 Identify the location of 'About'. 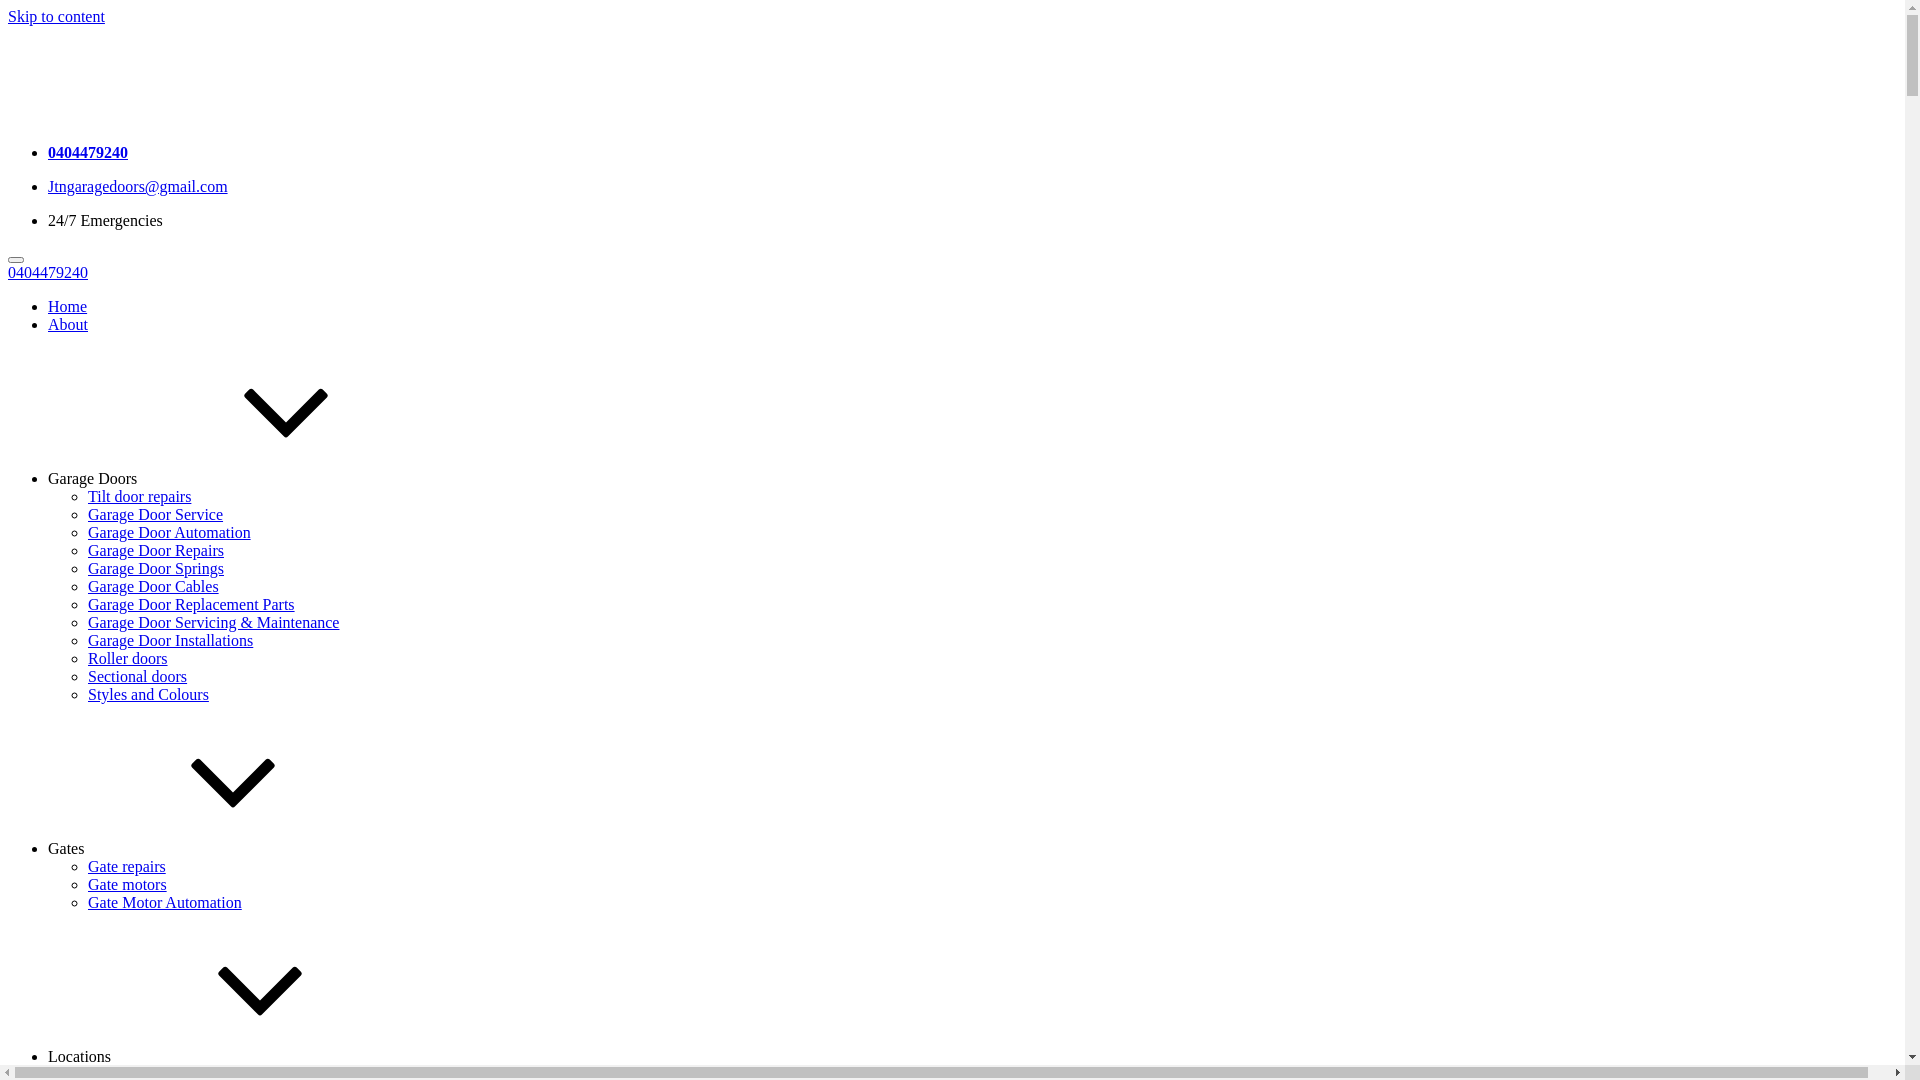
(67, 323).